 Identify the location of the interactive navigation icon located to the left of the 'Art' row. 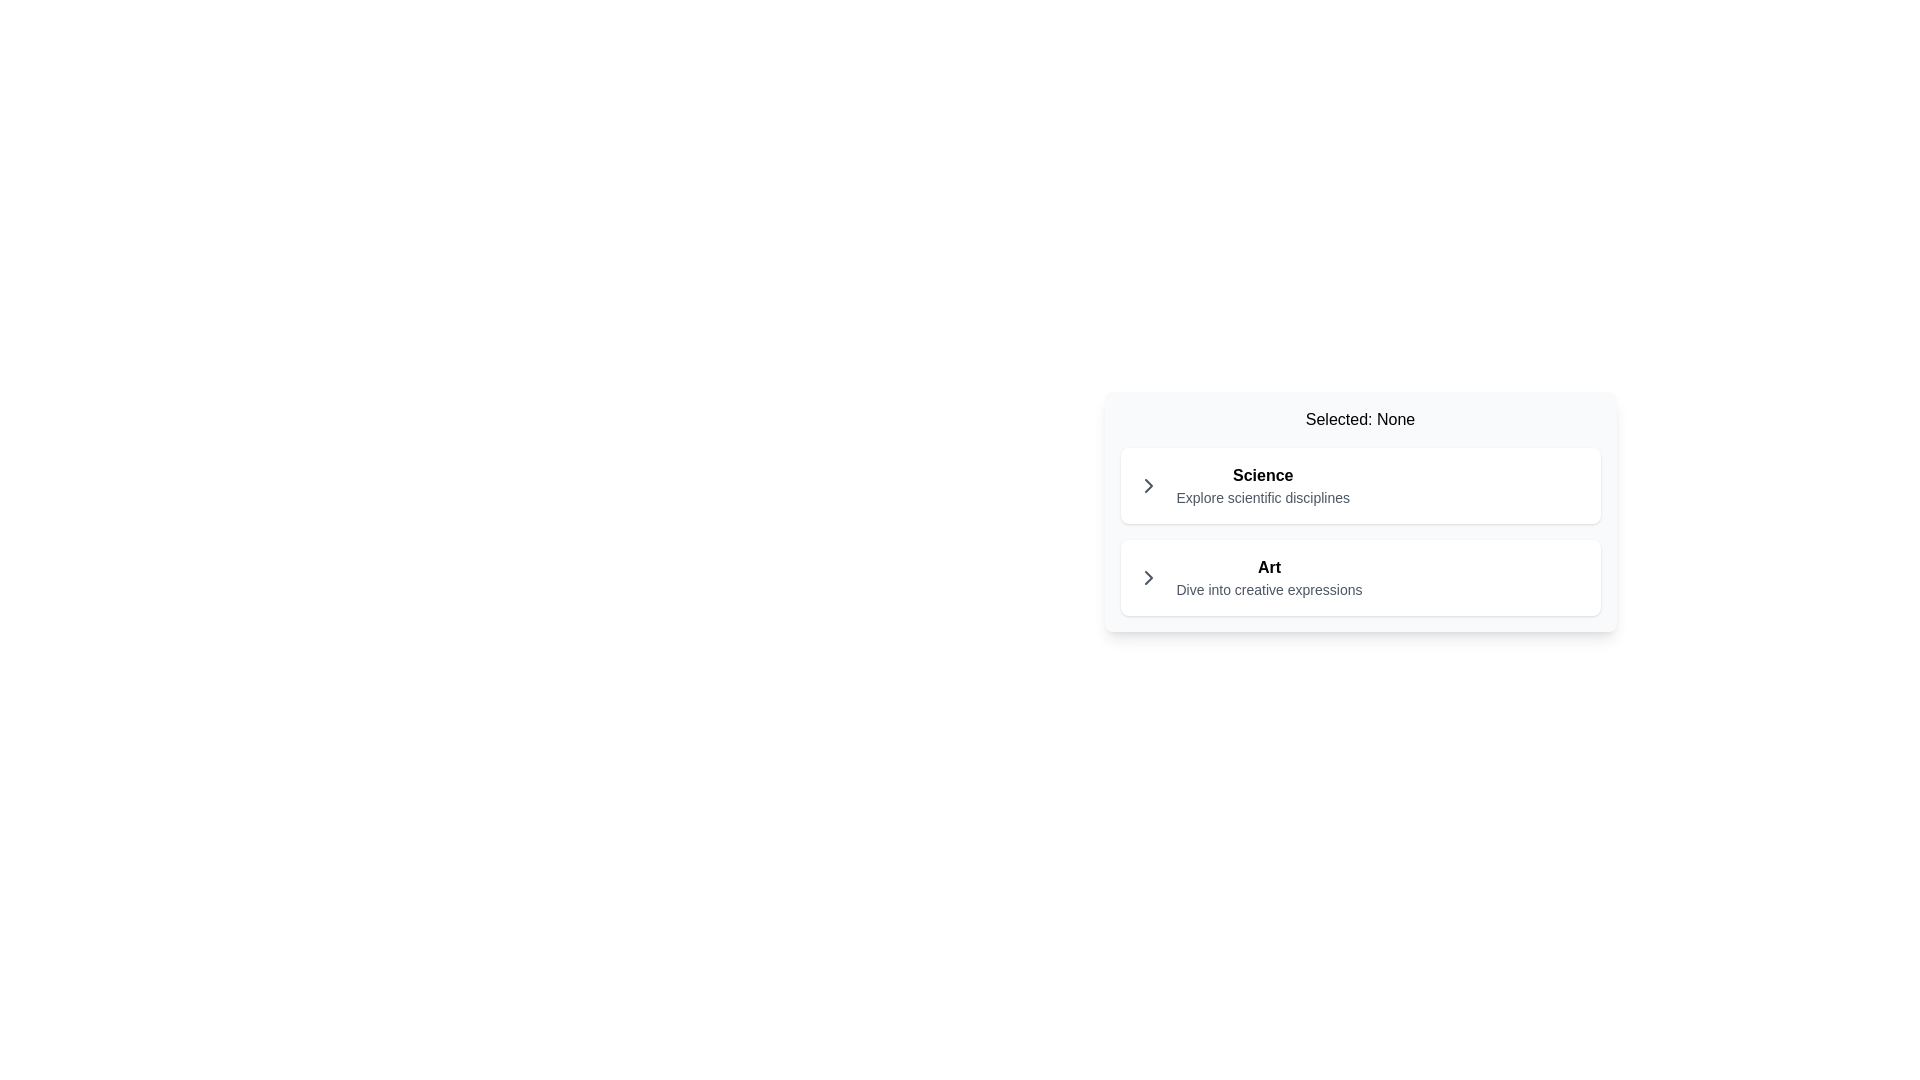
(1148, 578).